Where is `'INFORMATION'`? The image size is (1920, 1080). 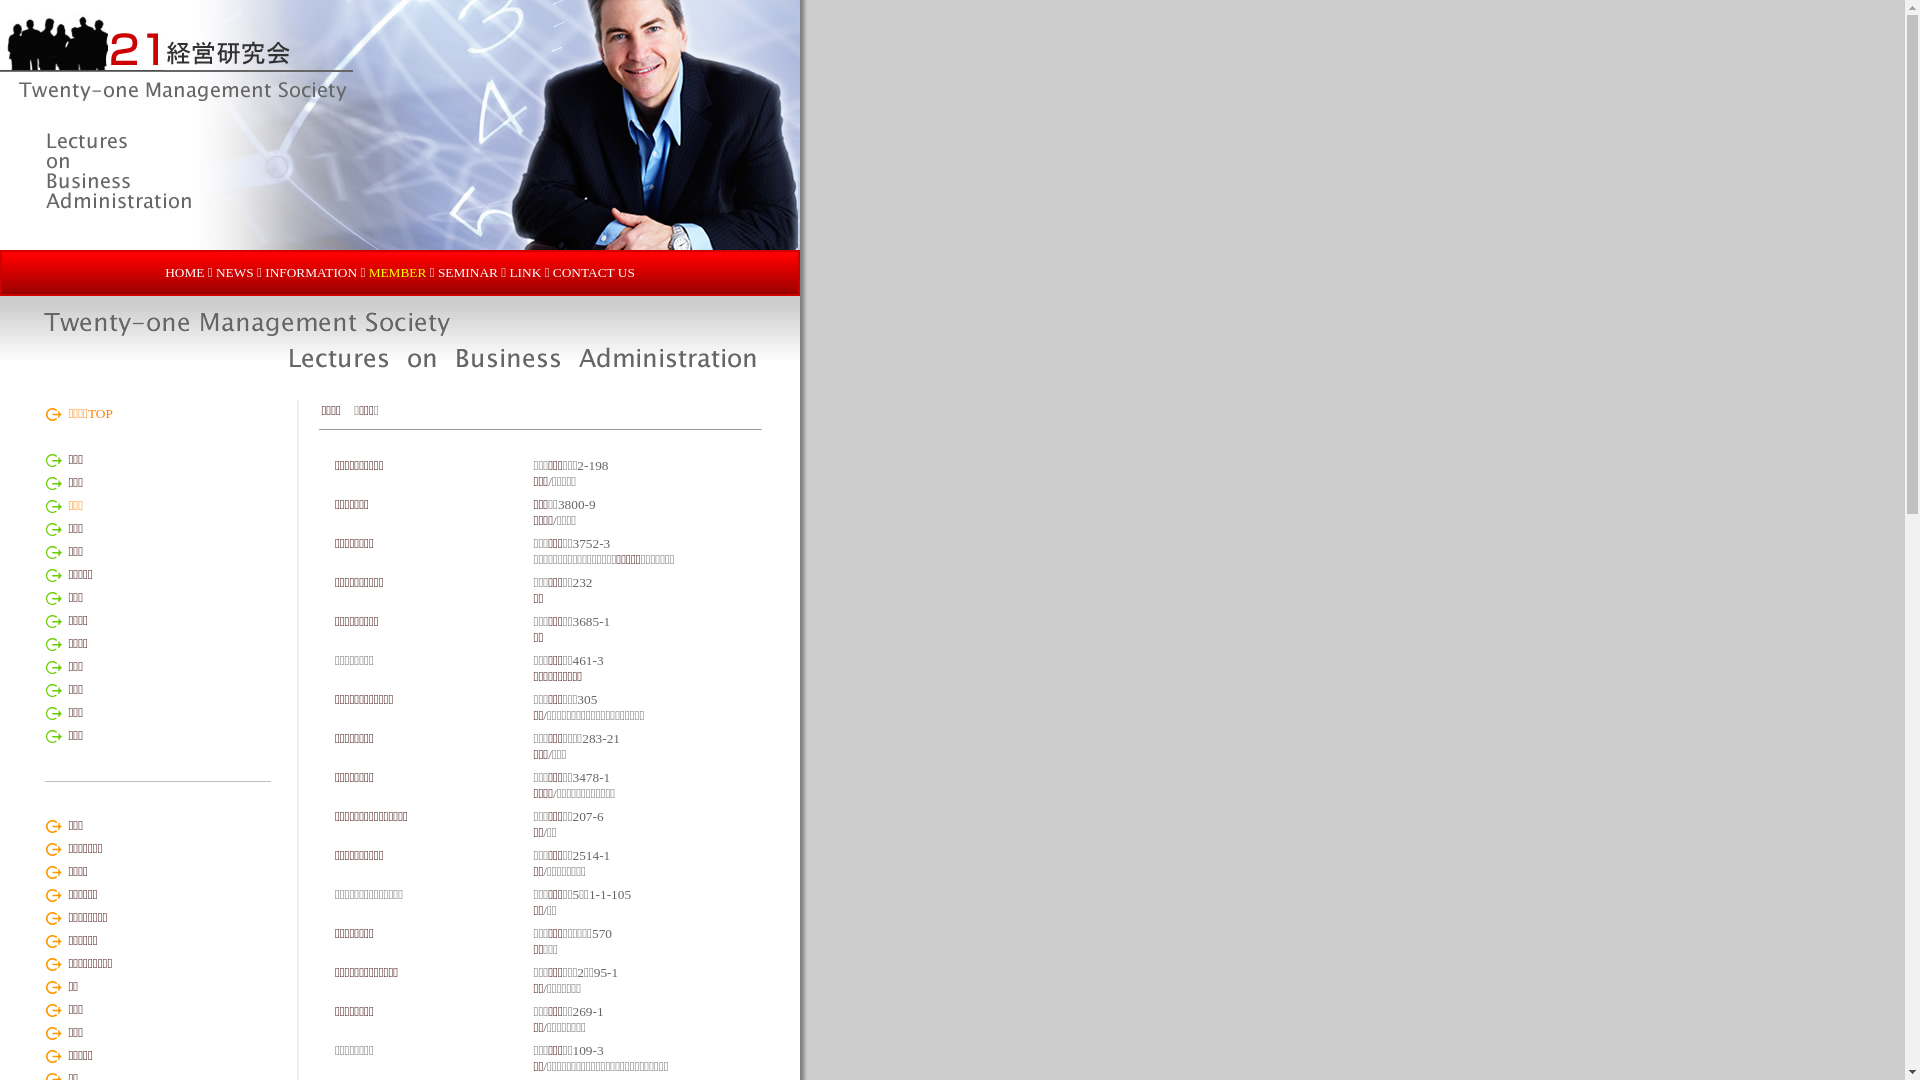
'INFORMATION' is located at coordinates (310, 272).